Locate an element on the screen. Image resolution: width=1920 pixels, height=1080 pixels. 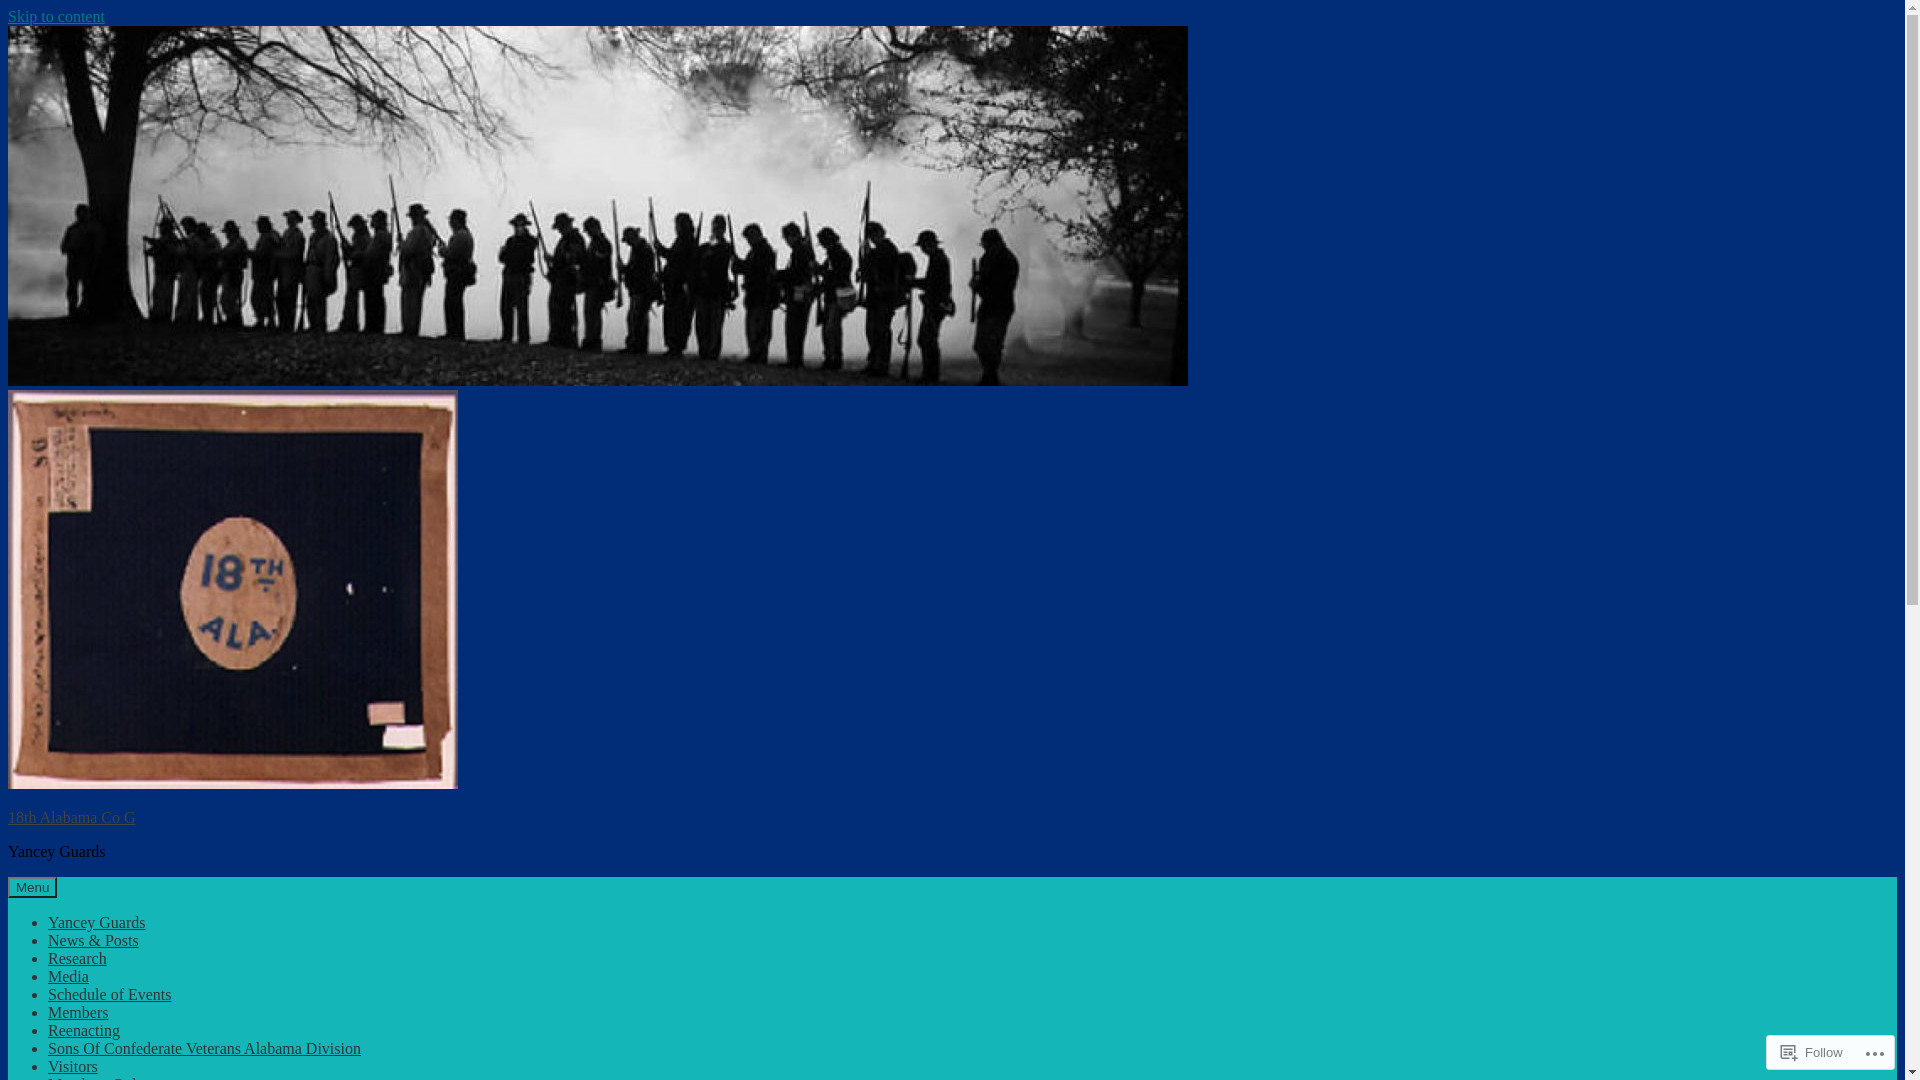
'Visitors' is located at coordinates (72, 1065).